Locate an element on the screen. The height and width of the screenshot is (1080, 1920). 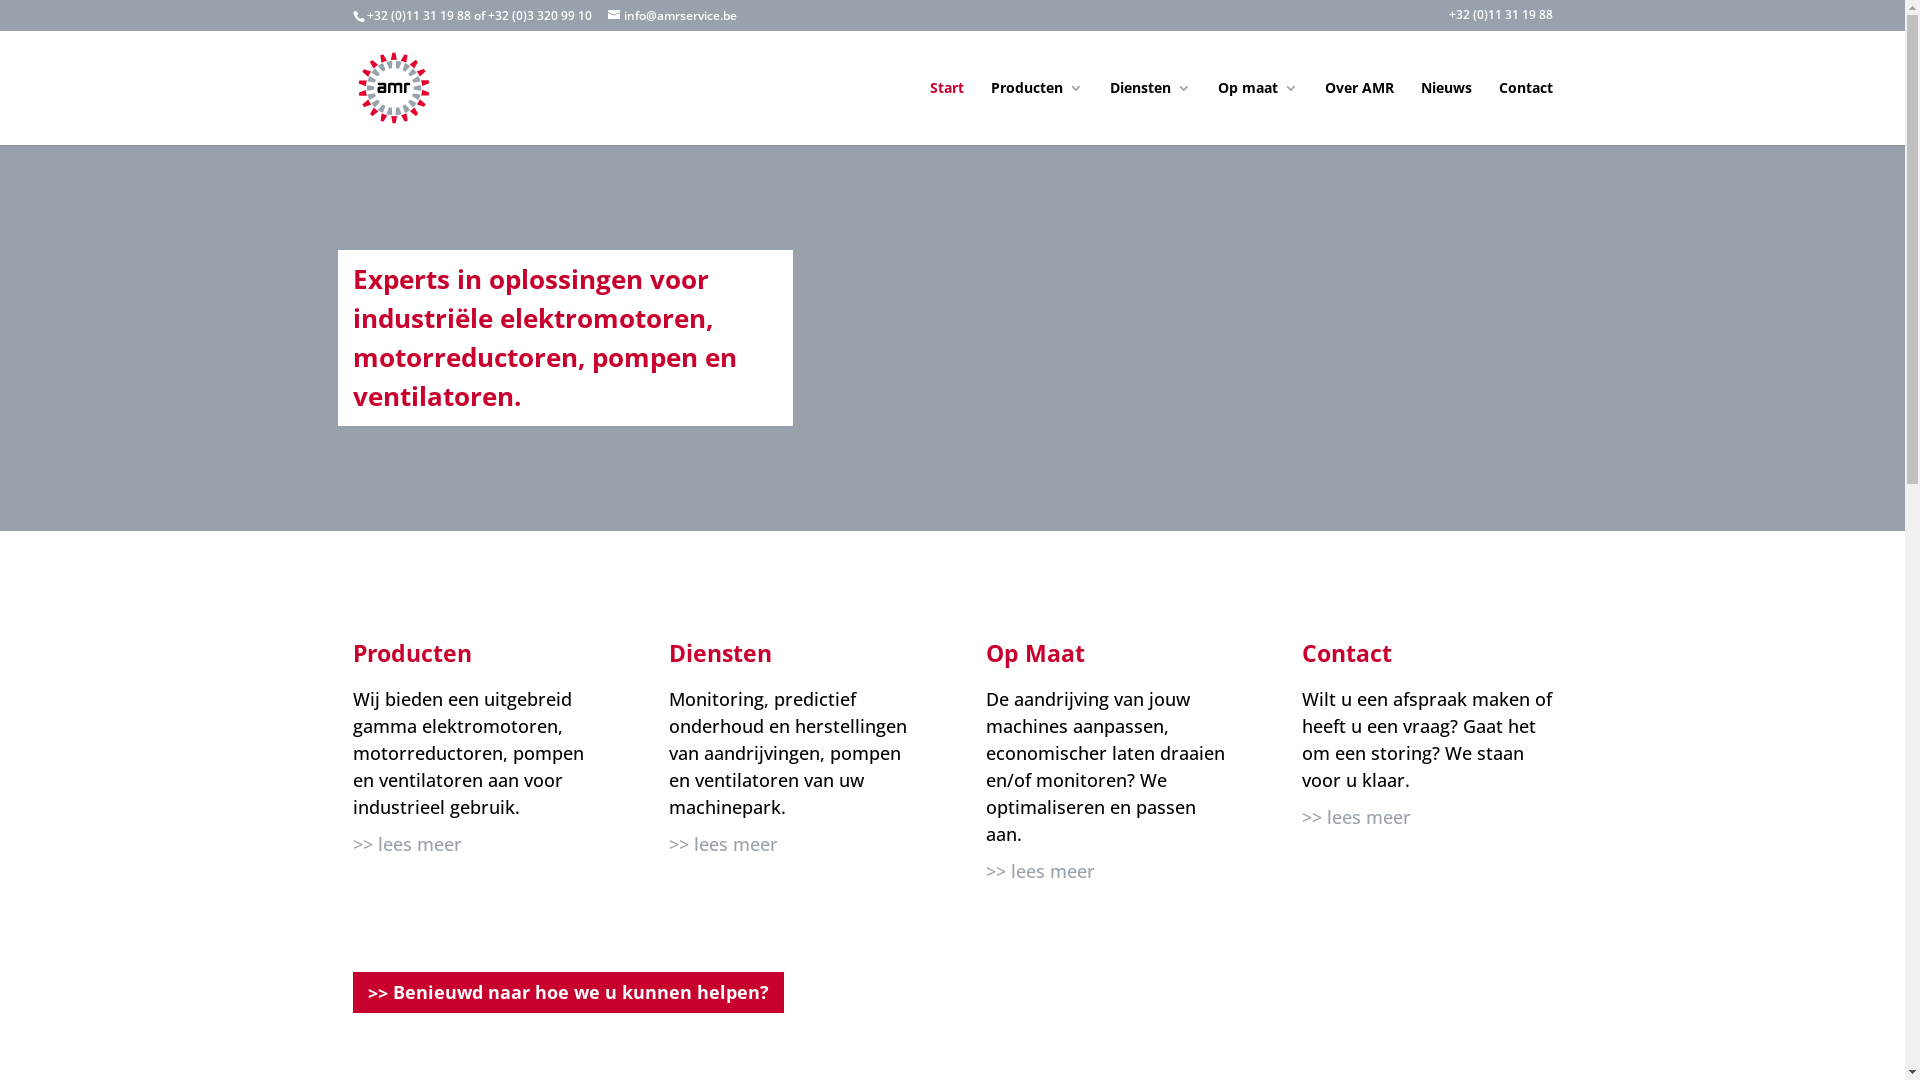
'Over AMR' is located at coordinates (1358, 112).